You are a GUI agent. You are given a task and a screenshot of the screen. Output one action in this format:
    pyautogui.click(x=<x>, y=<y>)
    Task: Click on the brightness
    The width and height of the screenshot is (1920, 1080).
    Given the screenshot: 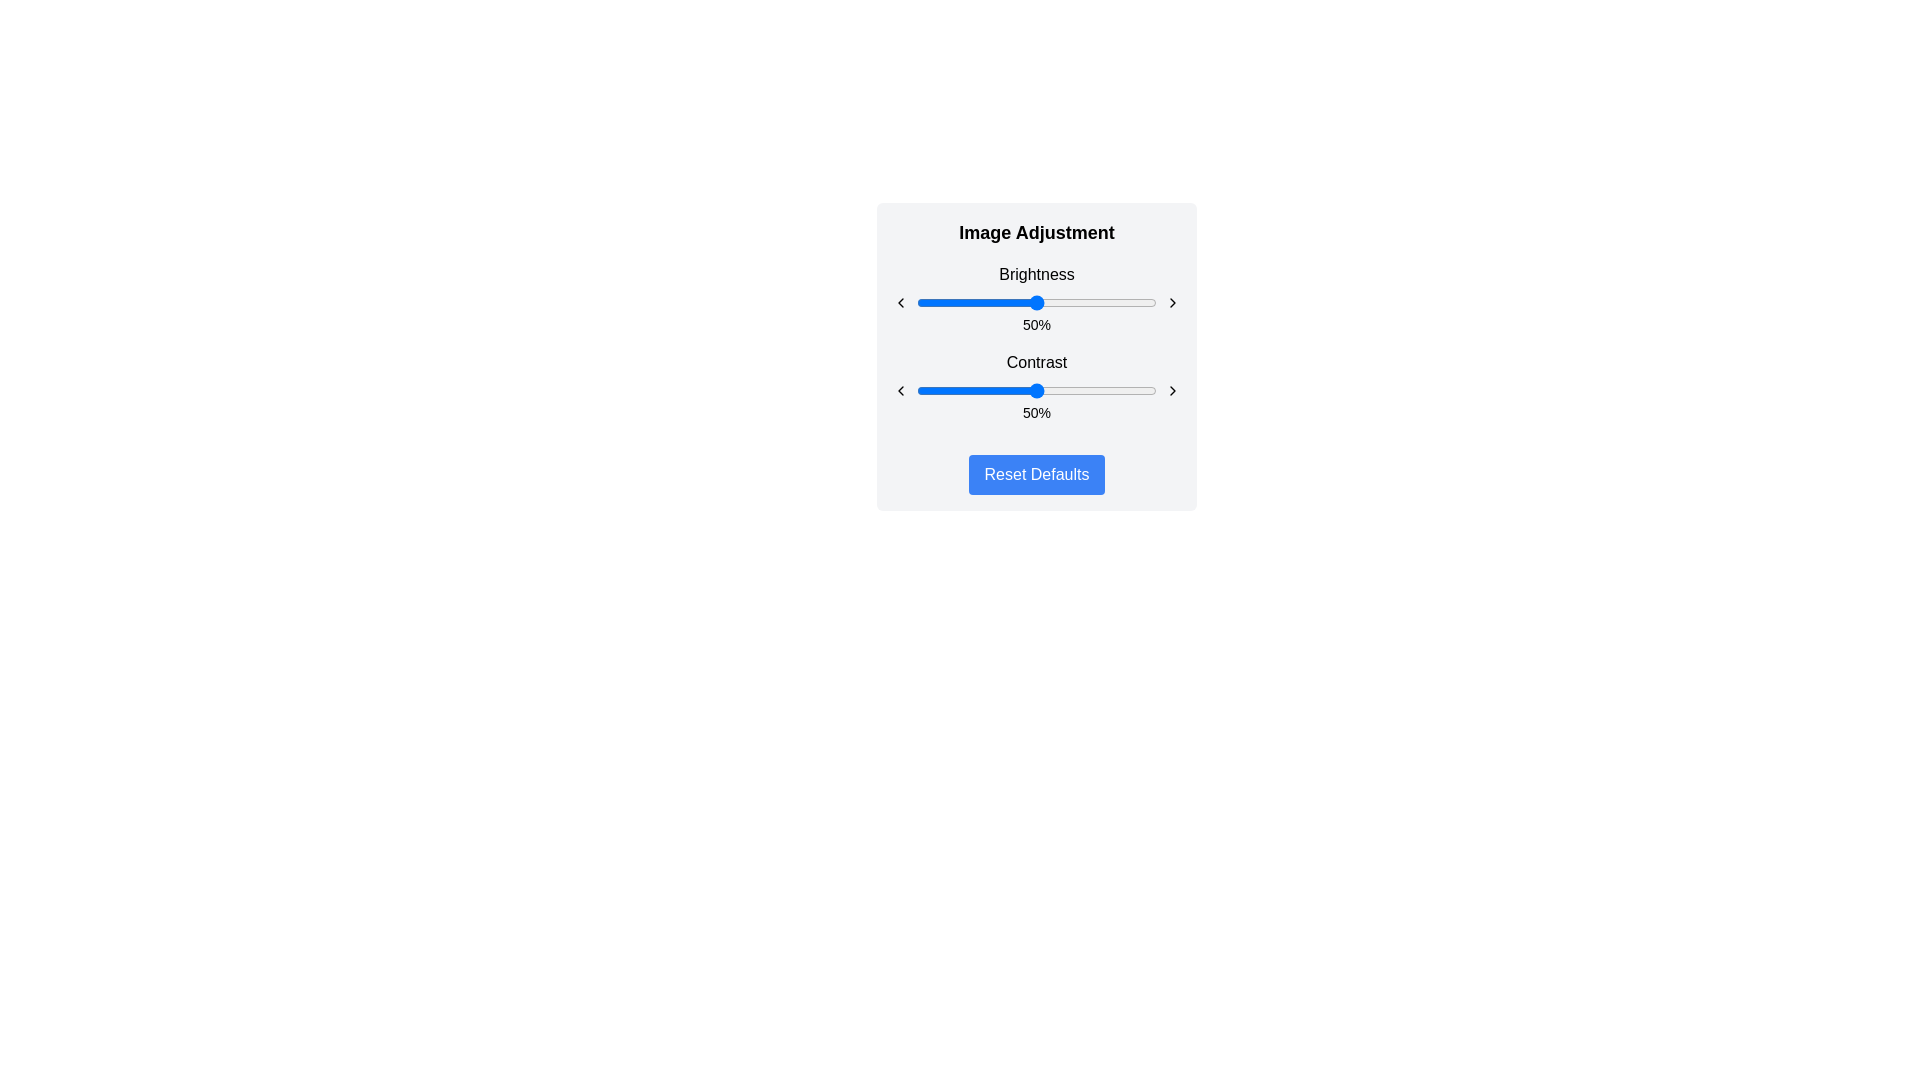 What is the action you would take?
    pyautogui.click(x=969, y=303)
    